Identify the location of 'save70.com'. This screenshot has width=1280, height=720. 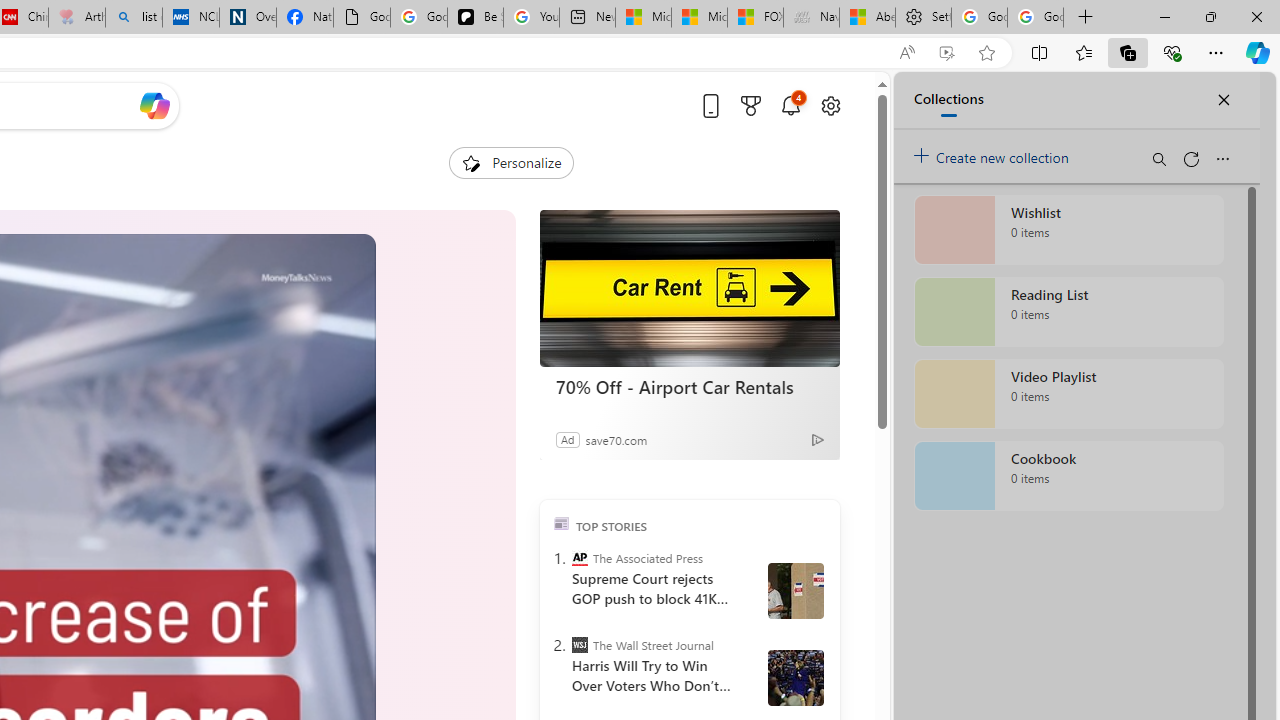
(615, 438).